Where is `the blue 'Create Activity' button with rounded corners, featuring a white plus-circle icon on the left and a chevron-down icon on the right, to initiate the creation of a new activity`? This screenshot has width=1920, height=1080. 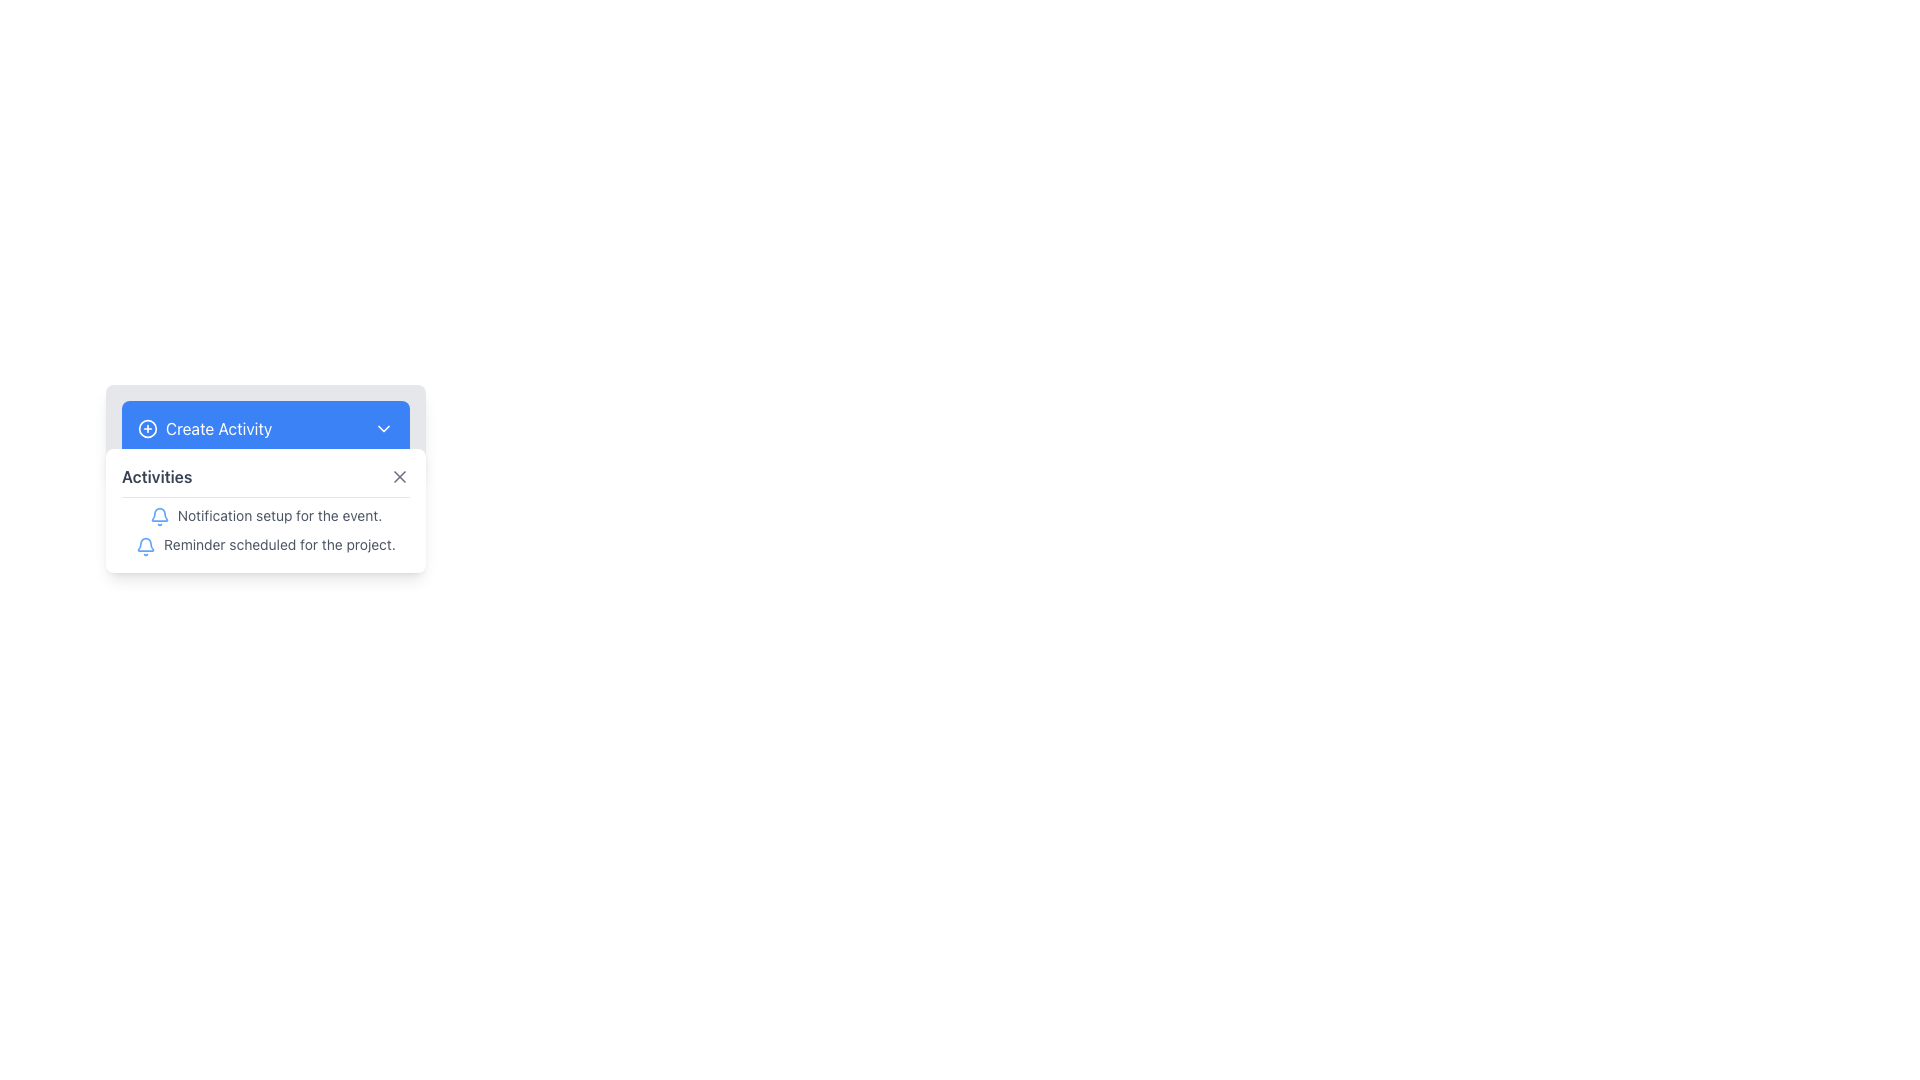
the blue 'Create Activity' button with rounded corners, featuring a white plus-circle icon on the left and a chevron-down icon on the right, to initiate the creation of a new activity is located at coordinates (264, 427).